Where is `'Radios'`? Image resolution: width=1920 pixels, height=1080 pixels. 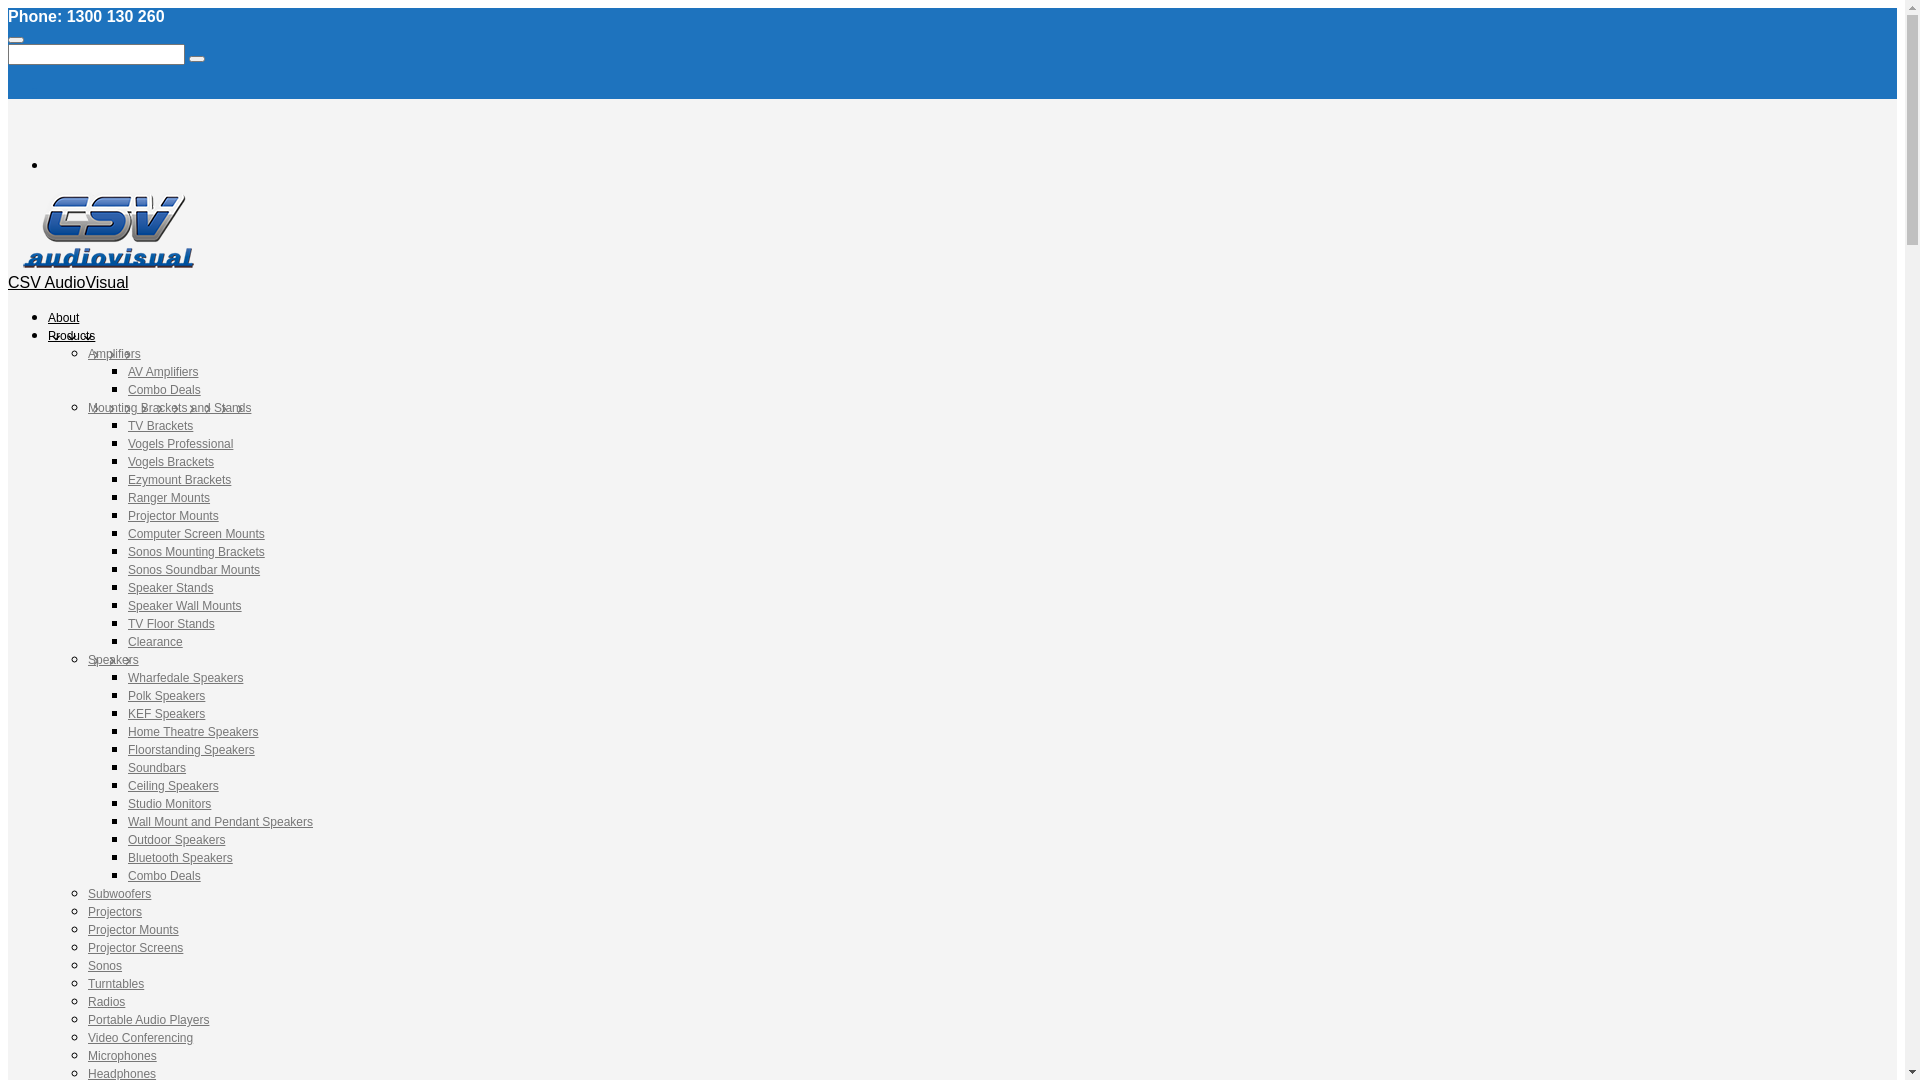
'Radios' is located at coordinates (105, 1002).